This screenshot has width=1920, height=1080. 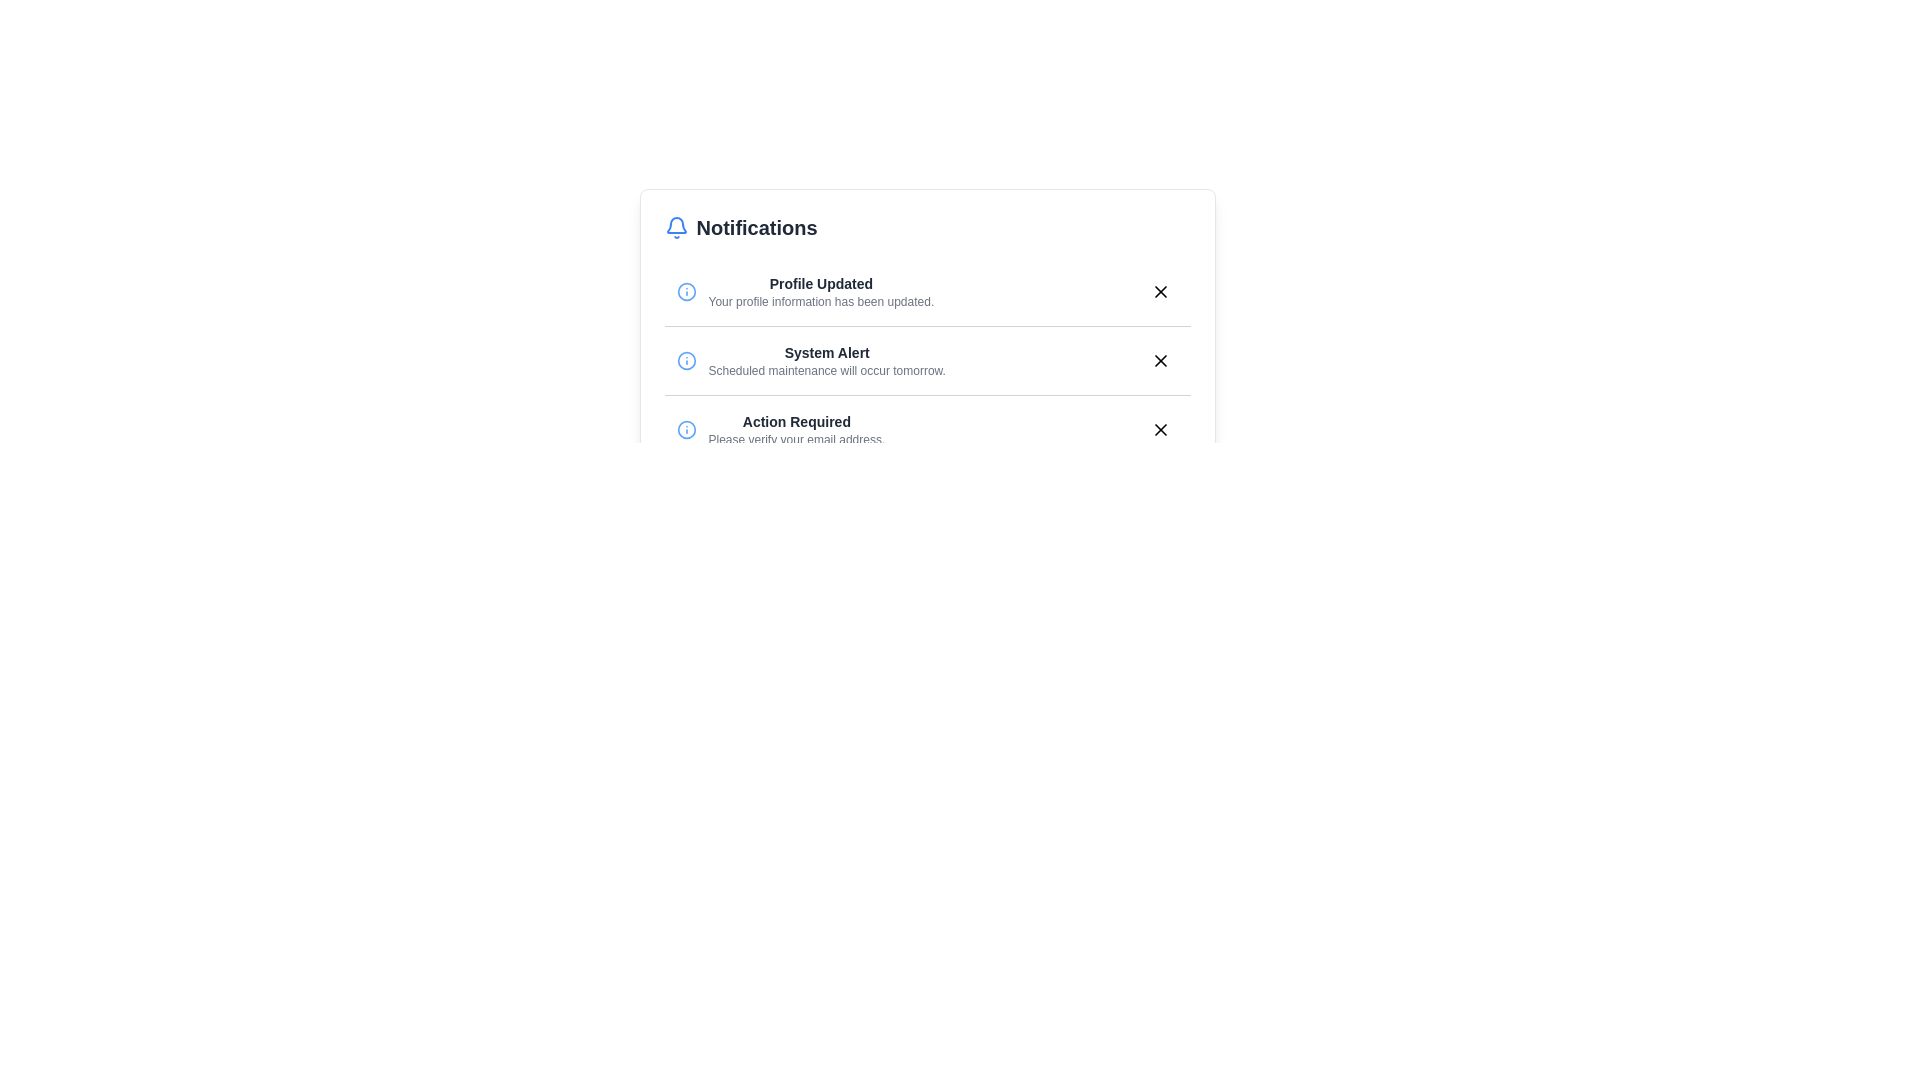 What do you see at coordinates (827, 370) in the screenshot?
I see `the text label displaying 'Scheduled maintenance will occur tomorrow.' located below the 'System Alert' title in the notification card` at bounding box center [827, 370].